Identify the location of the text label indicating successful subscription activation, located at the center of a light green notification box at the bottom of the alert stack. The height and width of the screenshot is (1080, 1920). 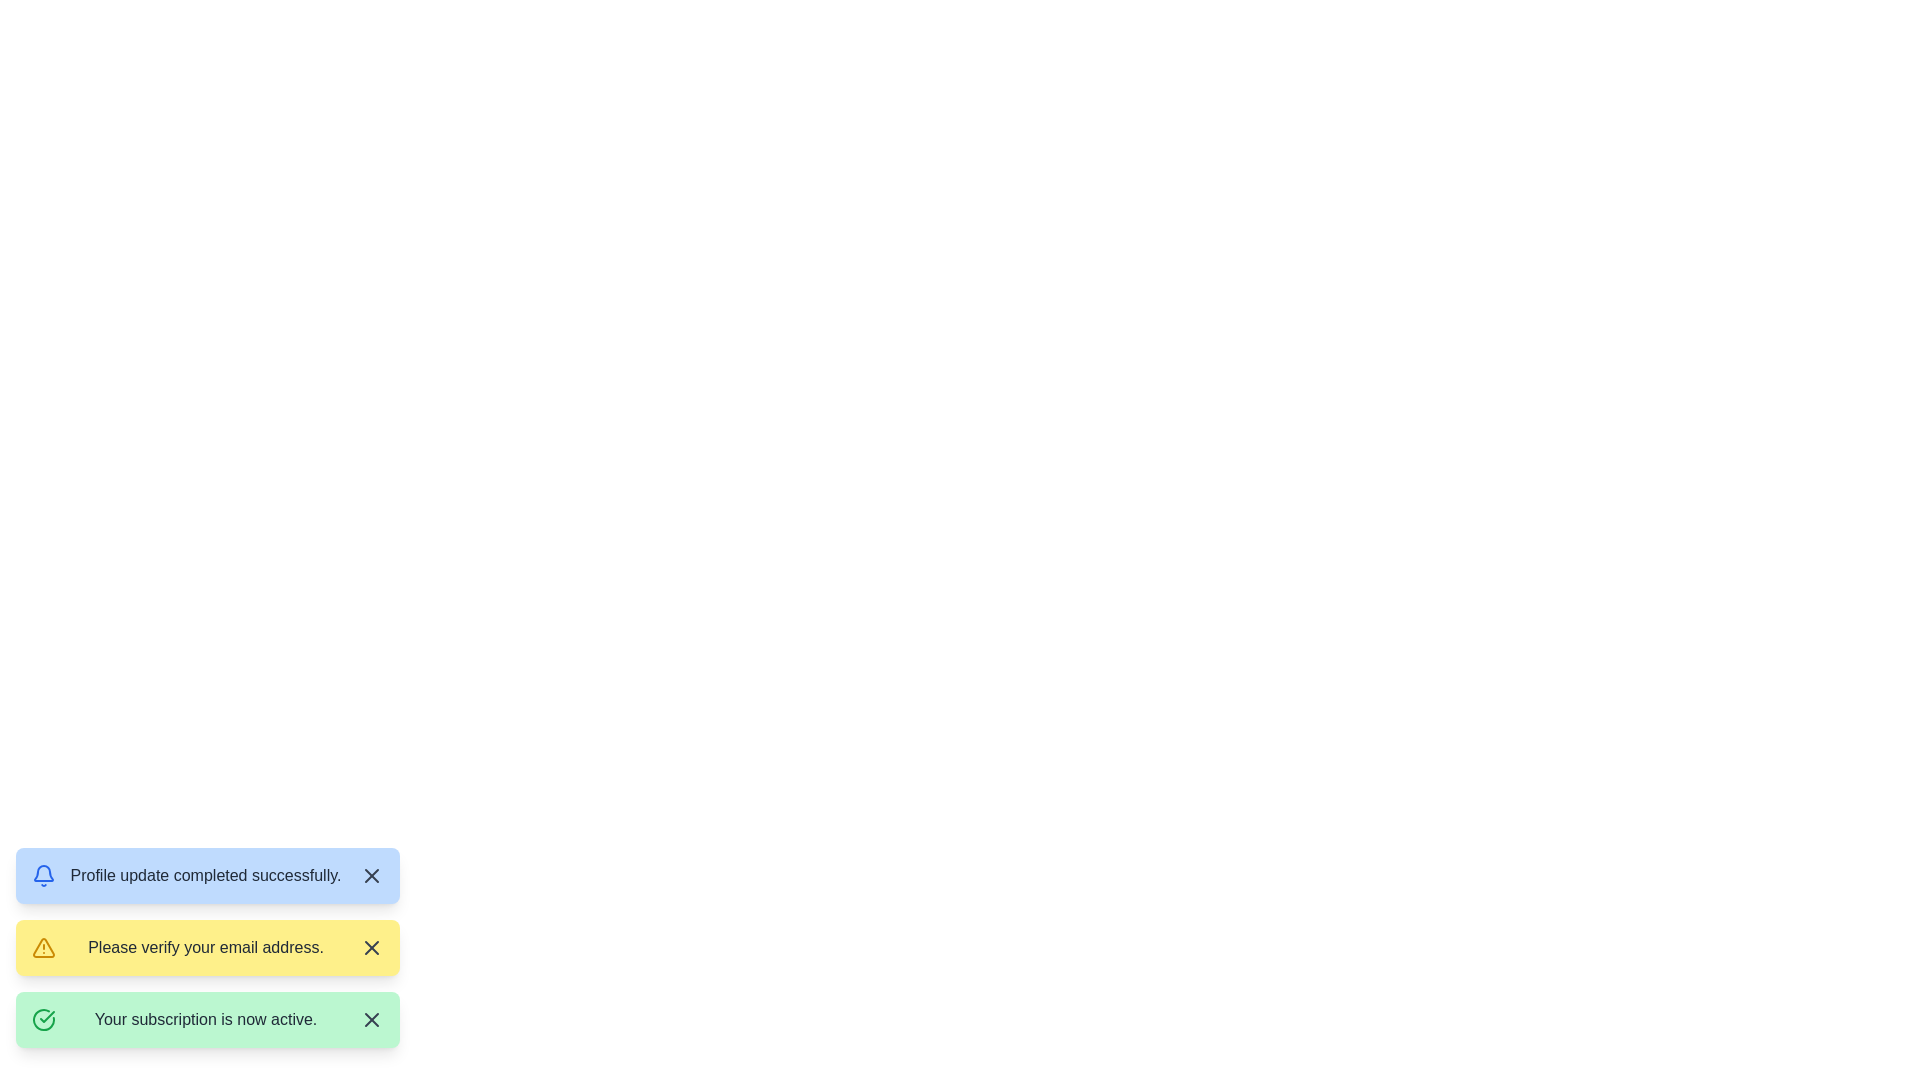
(206, 1019).